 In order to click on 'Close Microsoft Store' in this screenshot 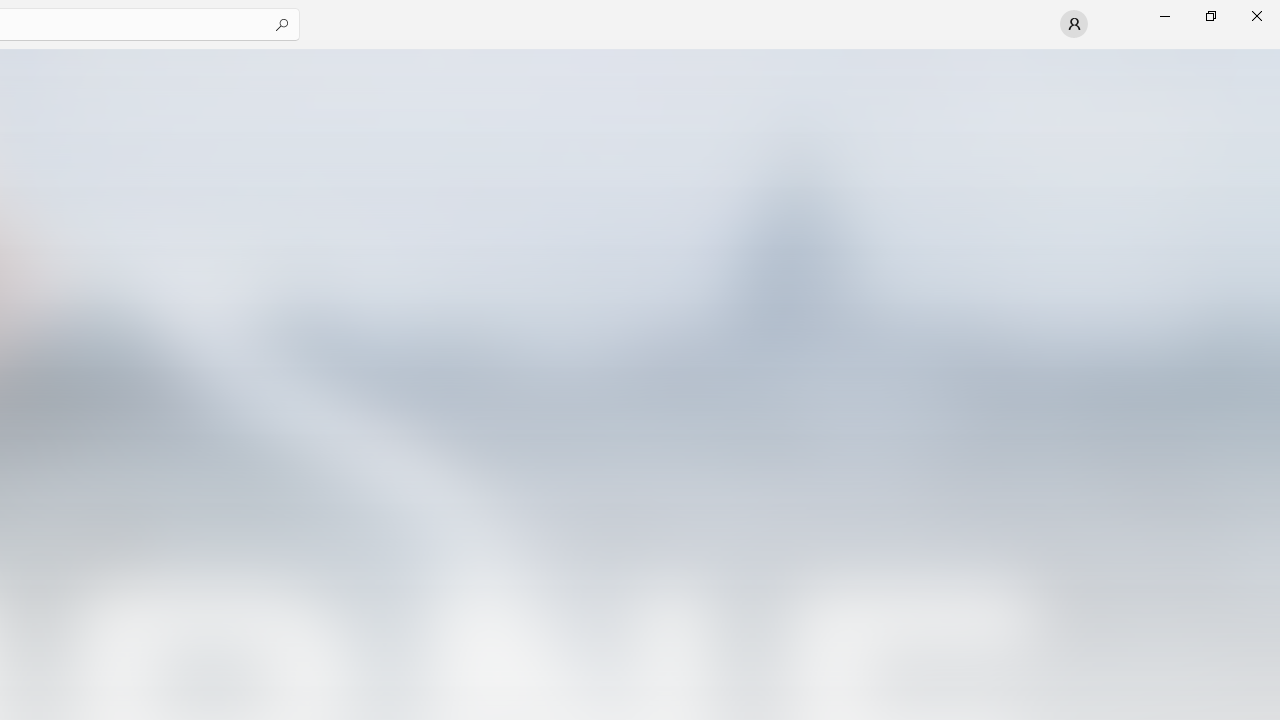, I will do `click(1255, 15)`.